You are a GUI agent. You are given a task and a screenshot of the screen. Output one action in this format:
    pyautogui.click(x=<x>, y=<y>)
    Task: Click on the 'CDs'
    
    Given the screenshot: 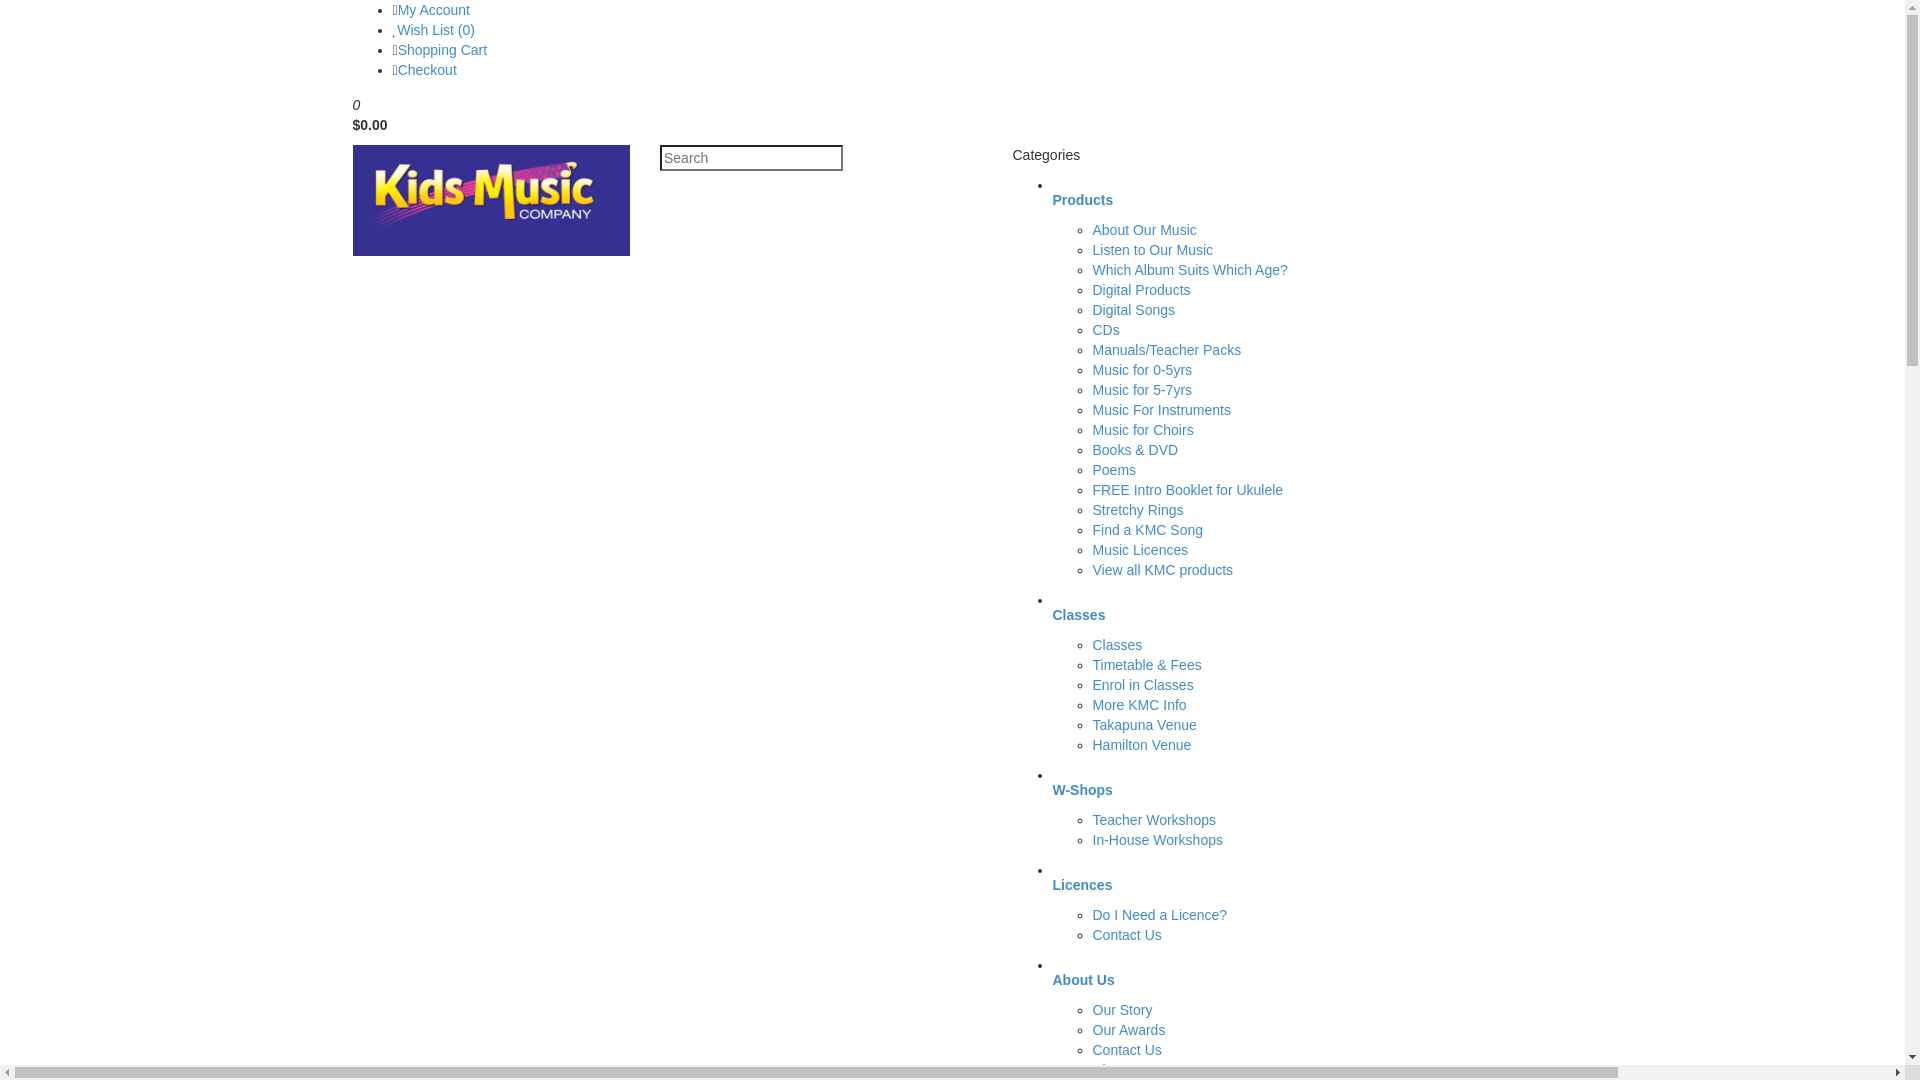 What is the action you would take?
    pyautogui.click(x=1090, y=329)
    